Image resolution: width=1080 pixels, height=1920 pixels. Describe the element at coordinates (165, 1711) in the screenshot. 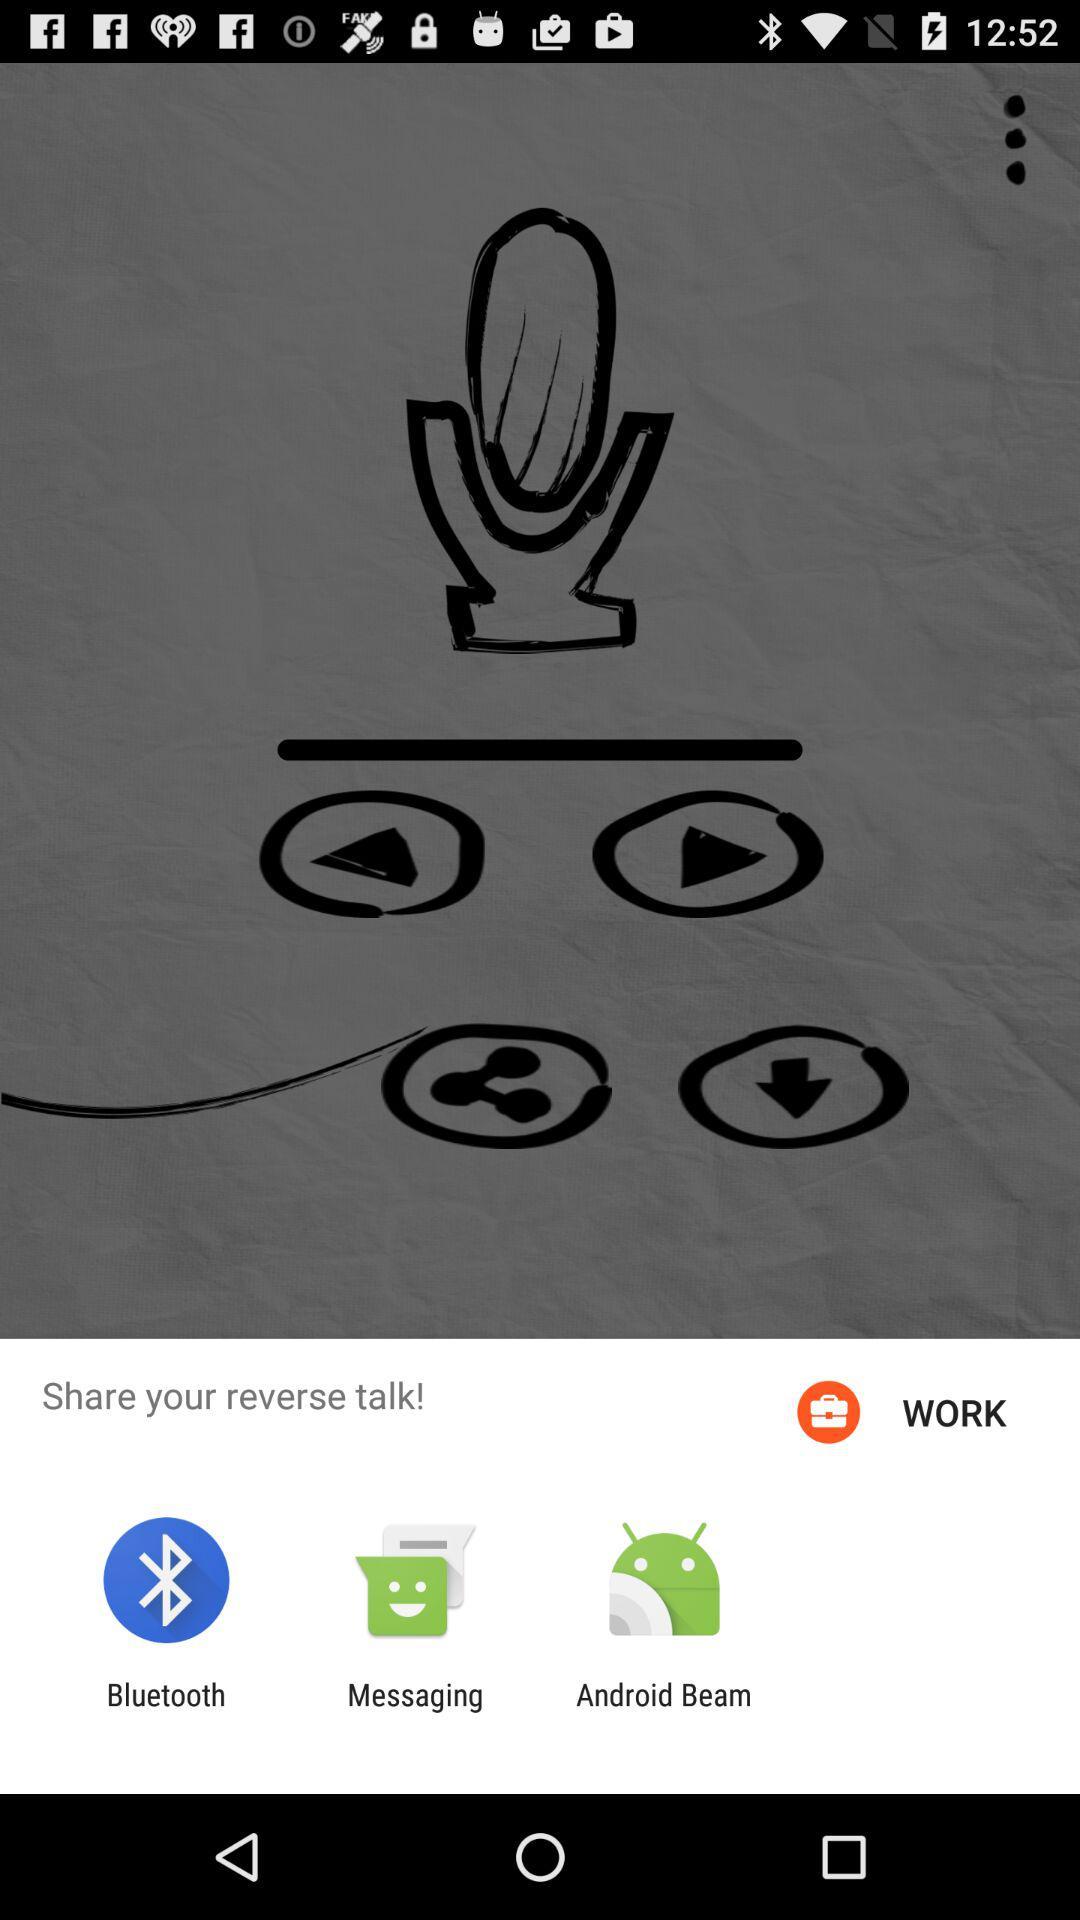

I see `bluetooth icon` at that location.